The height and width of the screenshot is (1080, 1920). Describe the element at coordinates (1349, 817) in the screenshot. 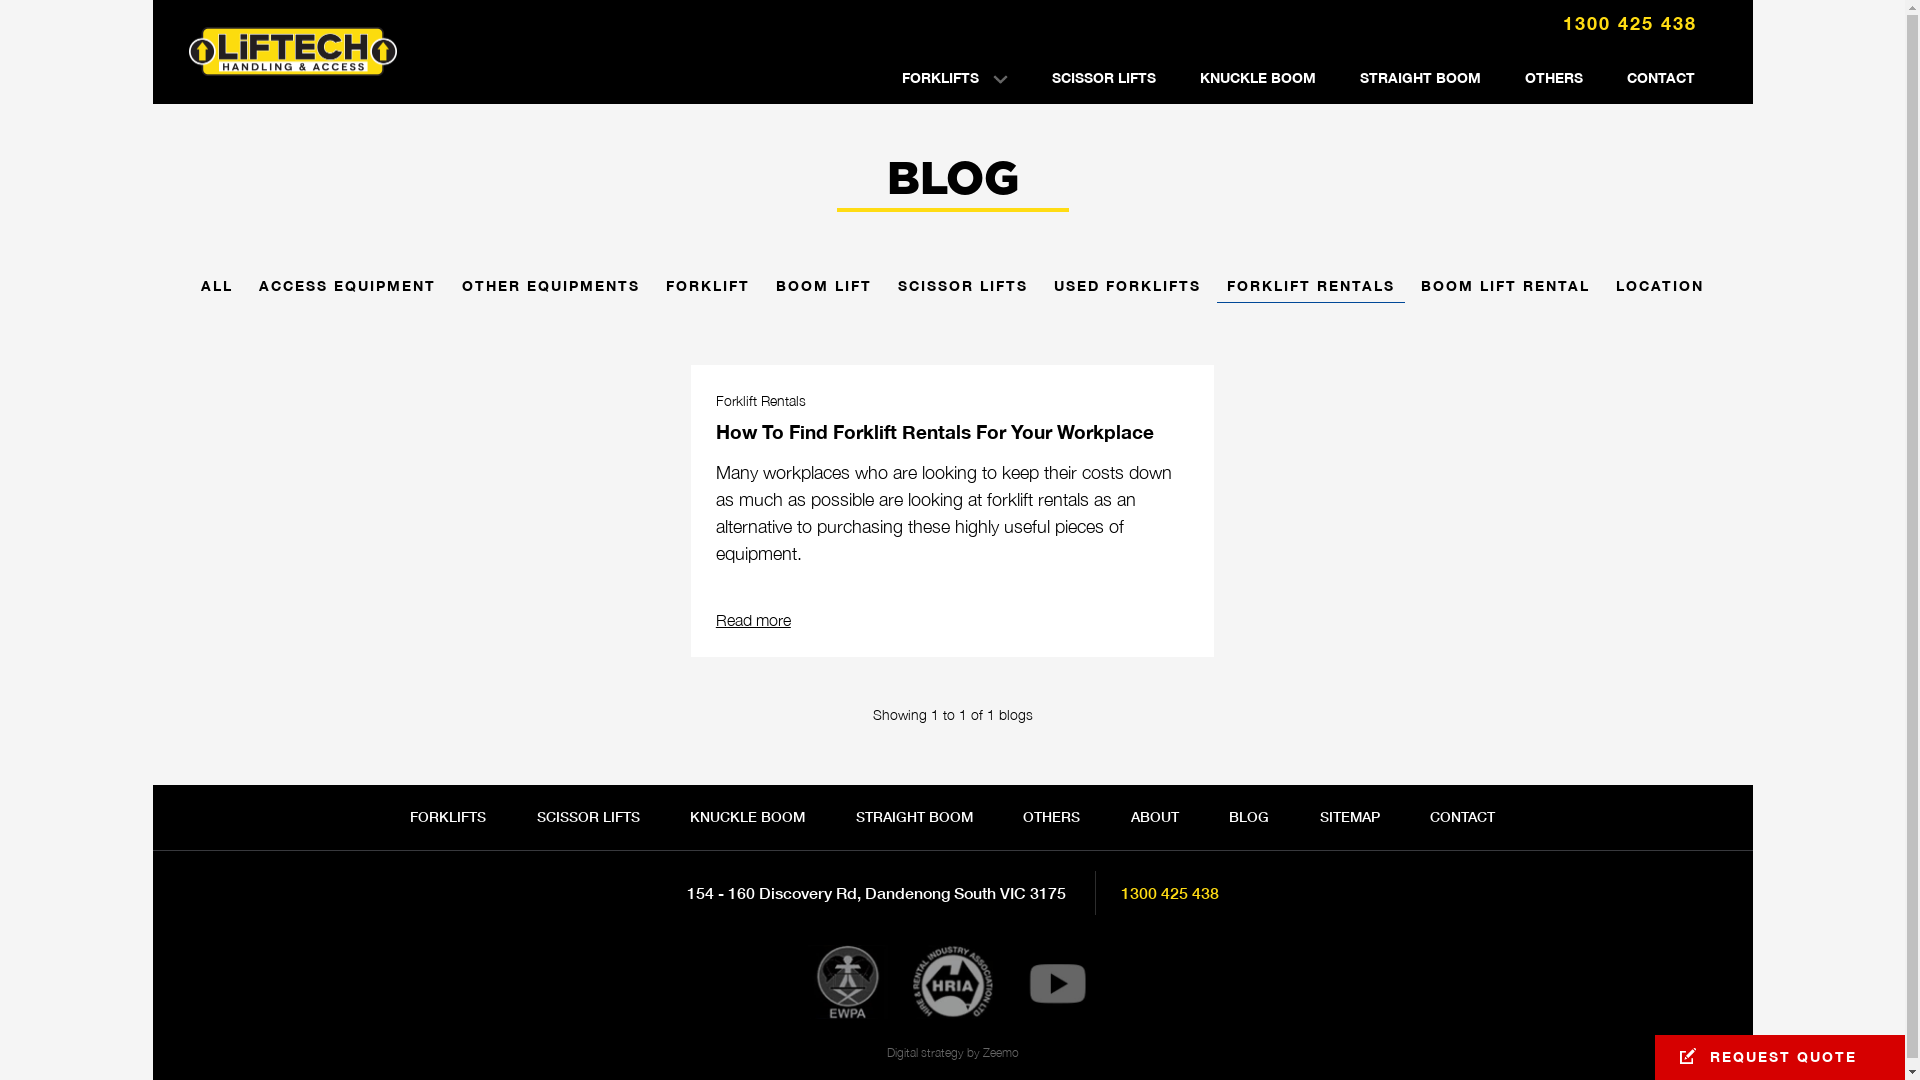

I see `'SITEMAP'` at that location.